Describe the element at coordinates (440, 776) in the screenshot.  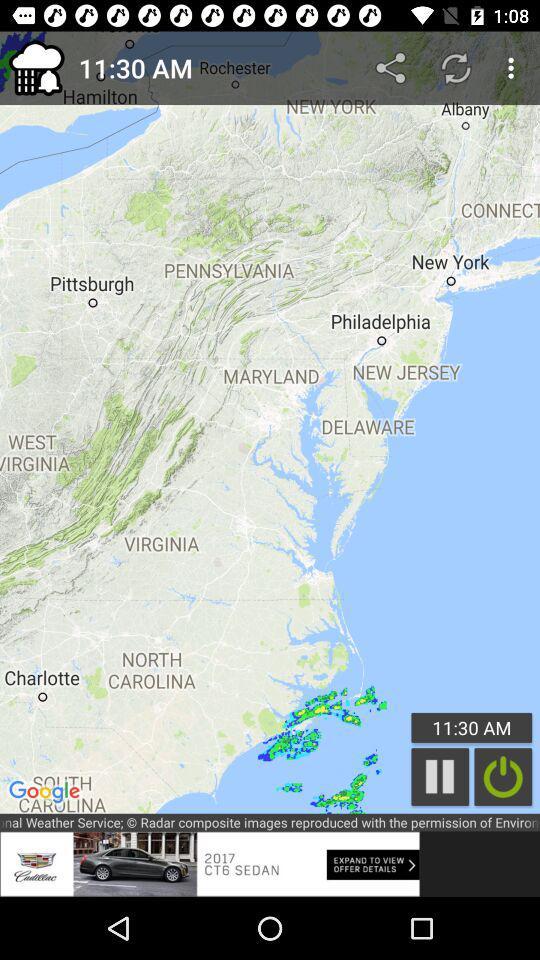
I see `pause button` at that location.